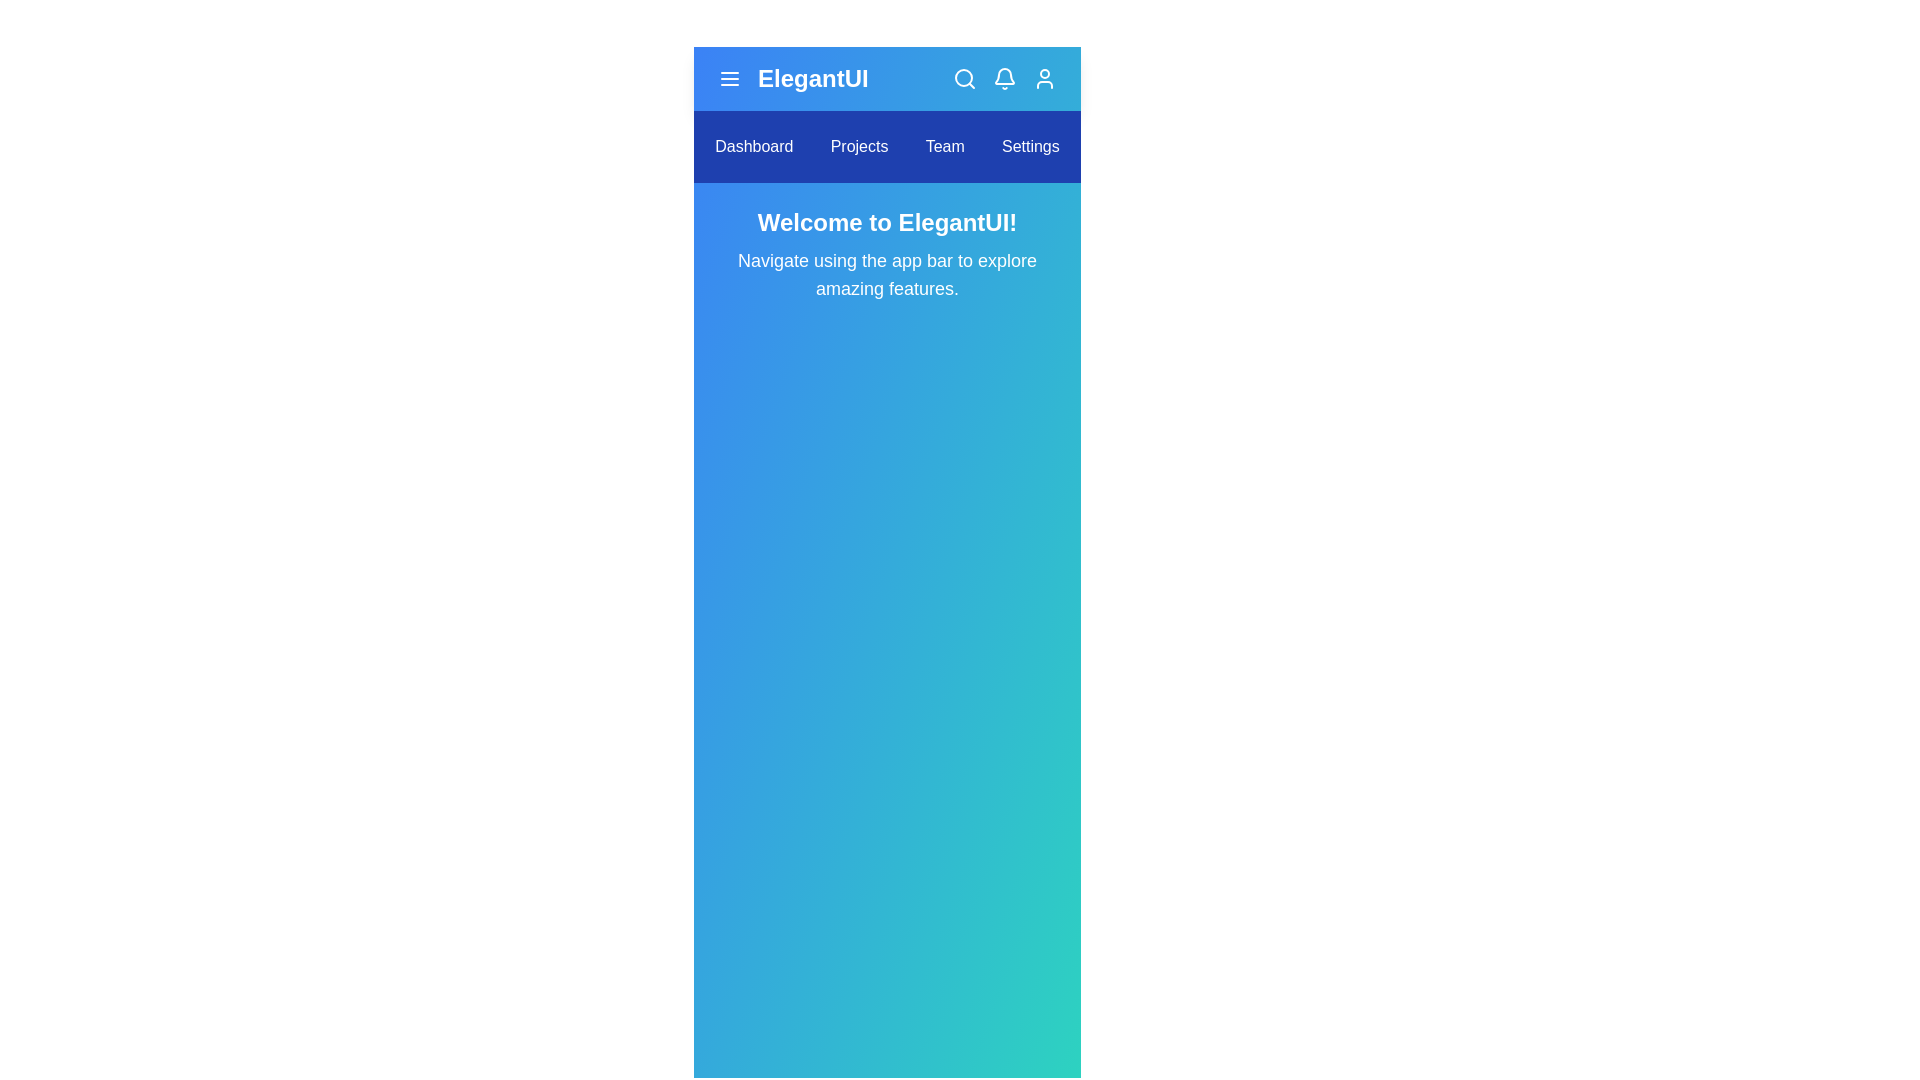  I want to click on the navigation bar item labeled Settings to navigate to that section, so click(1030, 145).